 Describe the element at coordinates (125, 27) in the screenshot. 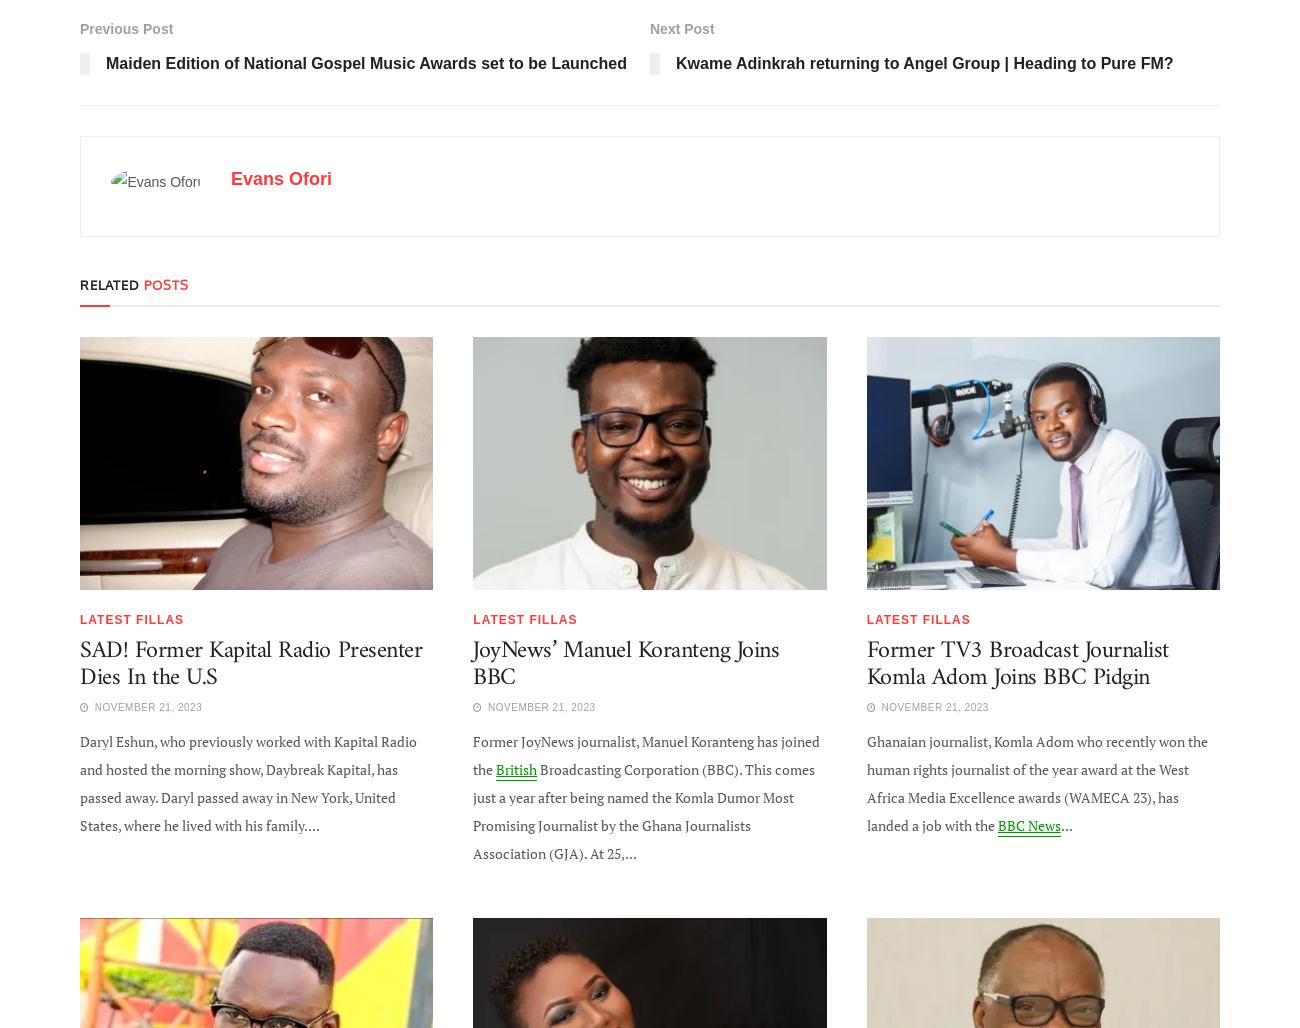

I see `'Previous Post'` at that location.